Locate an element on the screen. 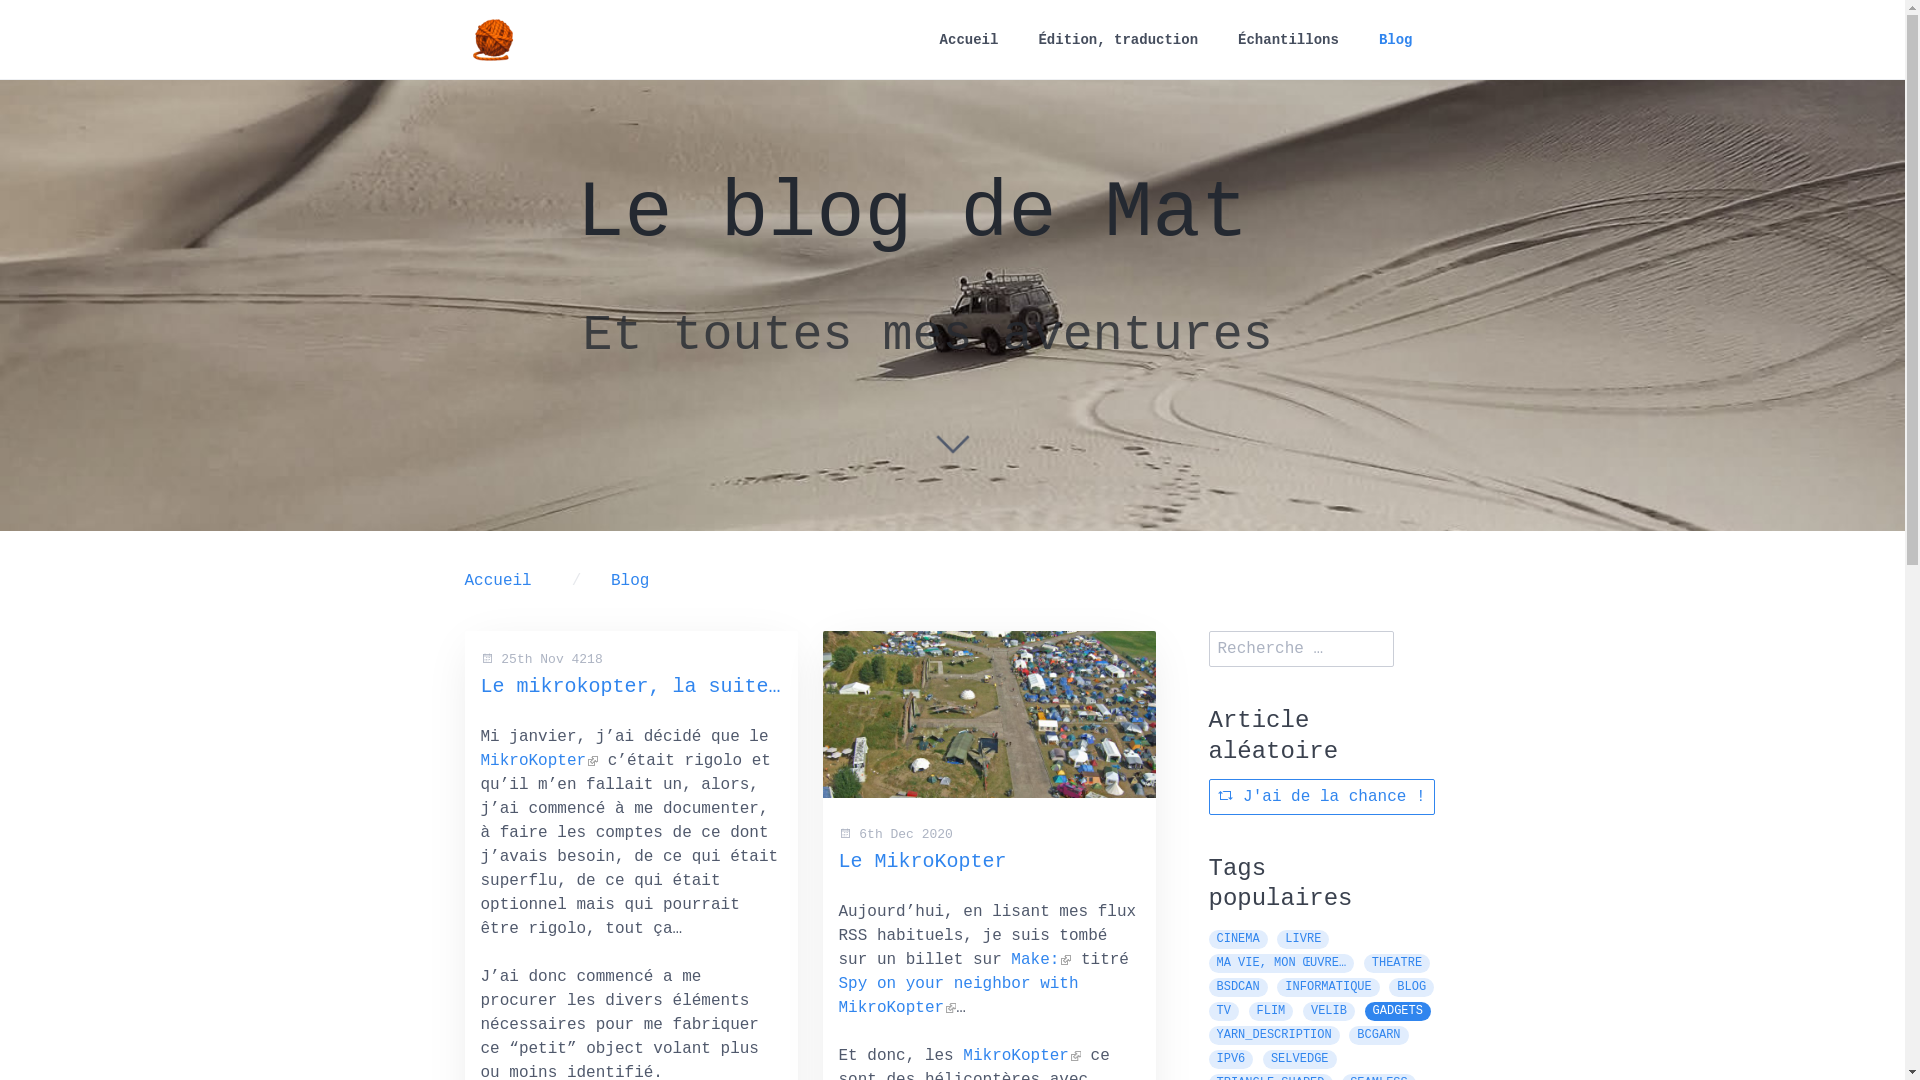 This screenshot has width=1920, height=1080. 'Accueil' is located at coordinates (969, 39).